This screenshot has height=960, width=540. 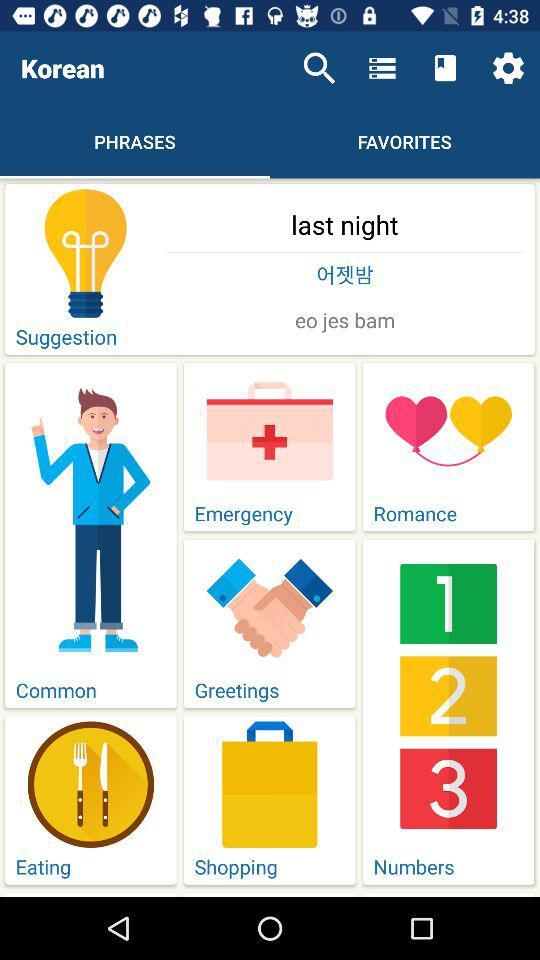 What do you see at coordinates (445, 68) in the screenshot?
I see `icon above the favorites` at bounding box center [445, 68].